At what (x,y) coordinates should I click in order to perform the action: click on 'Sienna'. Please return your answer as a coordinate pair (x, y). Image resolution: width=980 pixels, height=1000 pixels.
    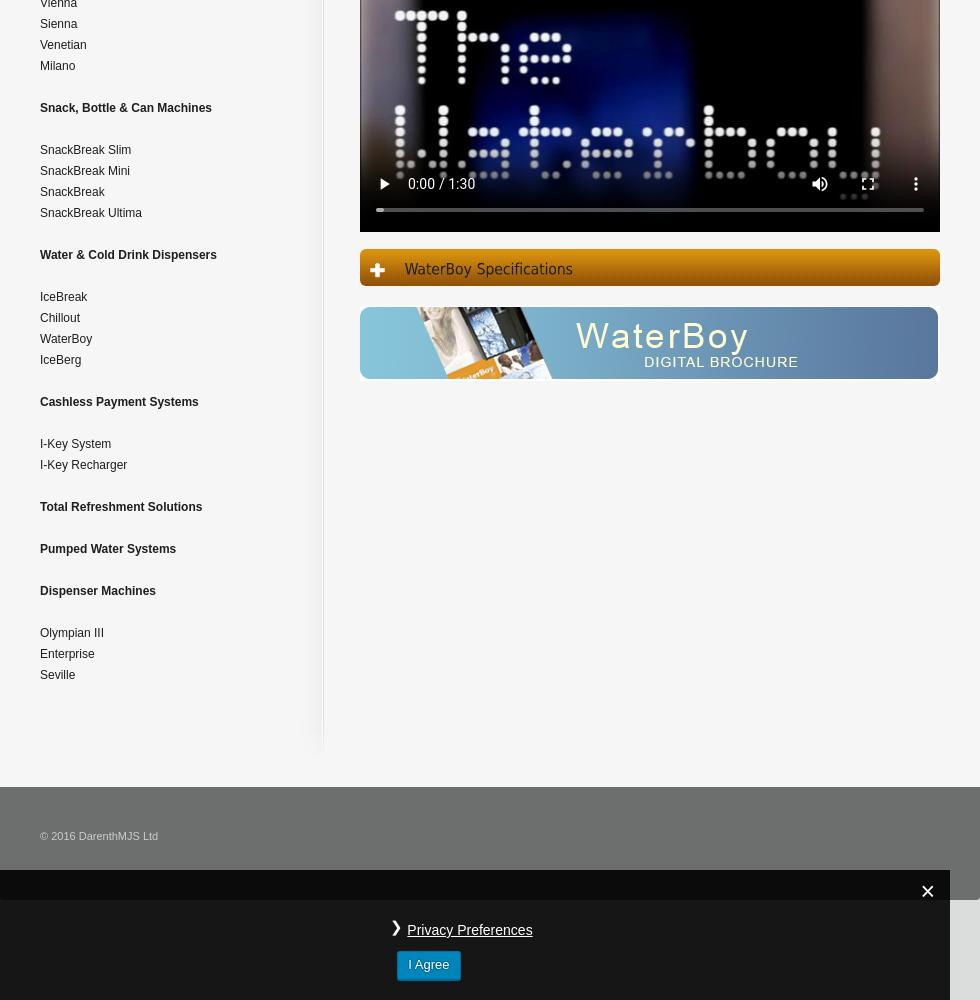
    Looking at the image, I should click on (58, 24).